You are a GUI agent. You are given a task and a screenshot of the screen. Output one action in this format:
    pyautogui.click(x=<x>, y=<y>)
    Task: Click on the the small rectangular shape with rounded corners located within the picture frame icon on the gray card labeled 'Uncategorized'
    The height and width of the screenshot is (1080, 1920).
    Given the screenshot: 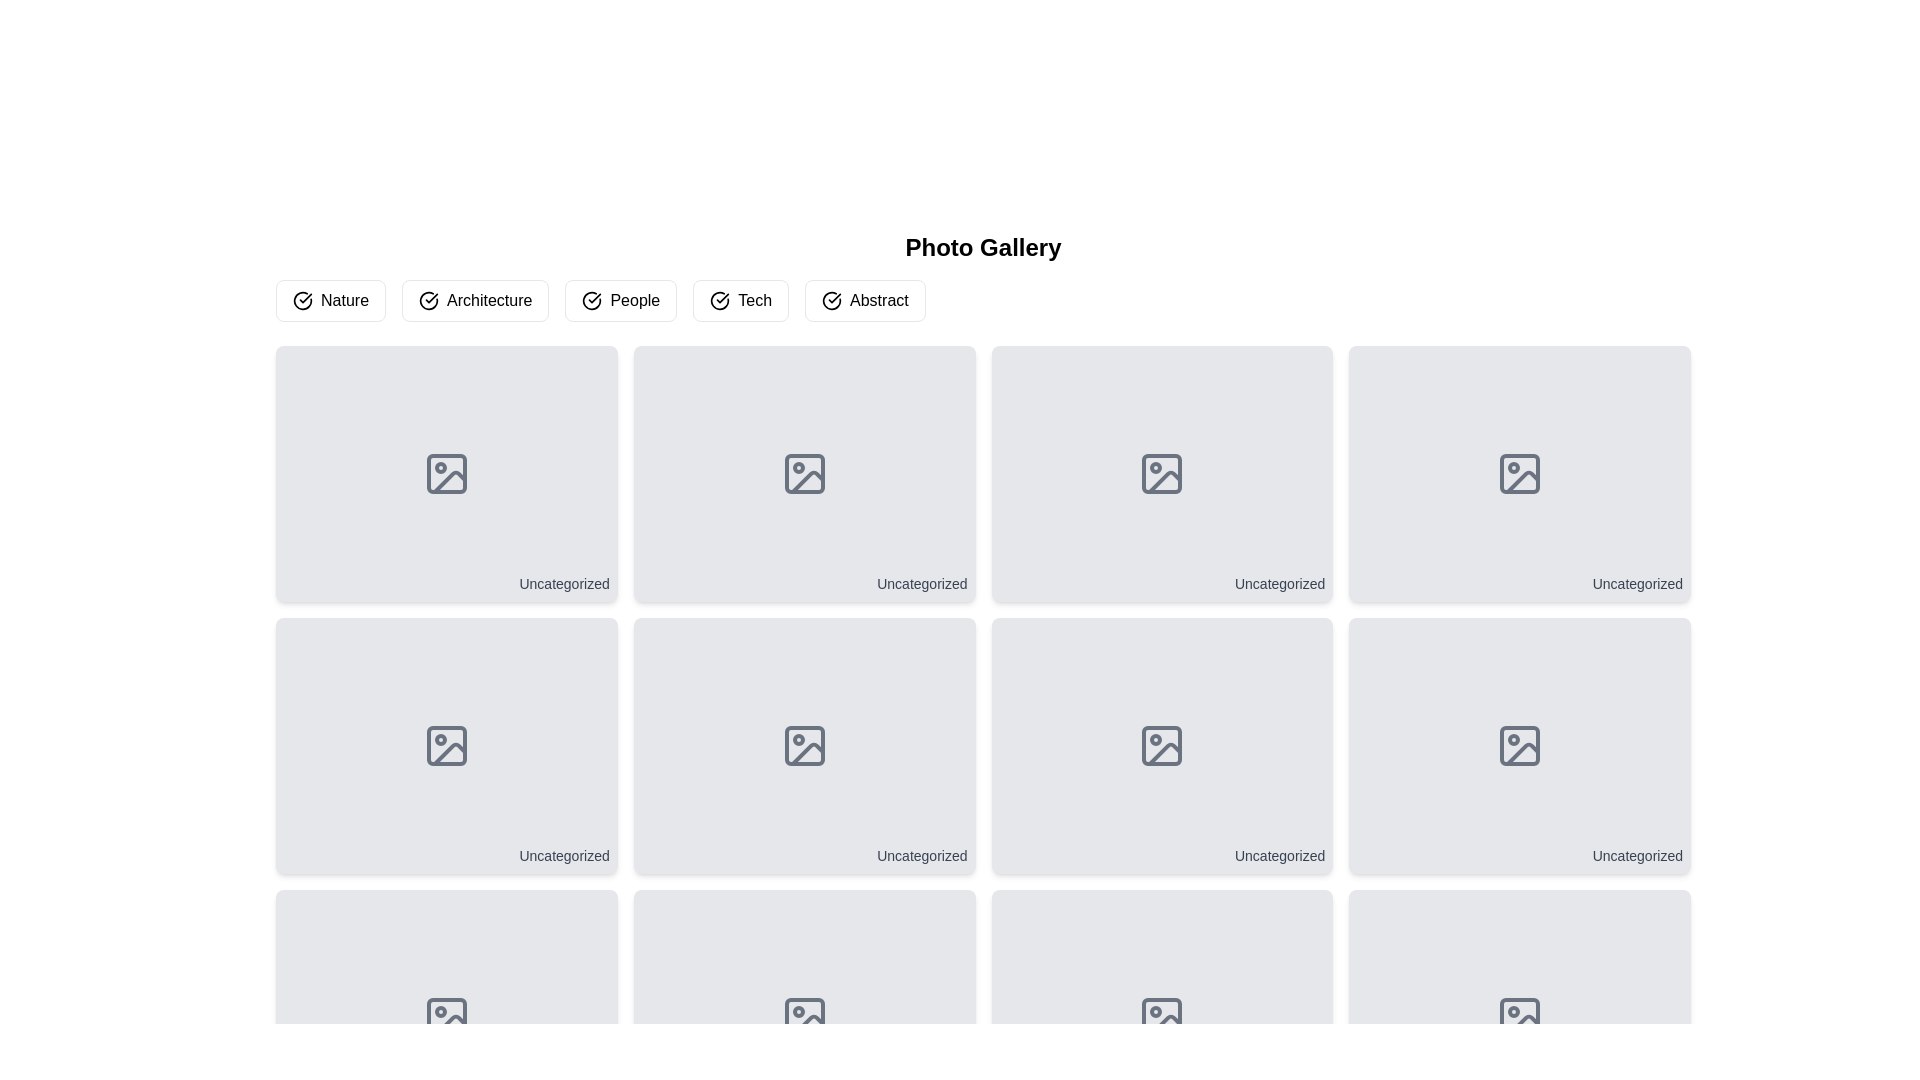 What is the action you would take?
    pyautogui.click(x=804, y=474)
    